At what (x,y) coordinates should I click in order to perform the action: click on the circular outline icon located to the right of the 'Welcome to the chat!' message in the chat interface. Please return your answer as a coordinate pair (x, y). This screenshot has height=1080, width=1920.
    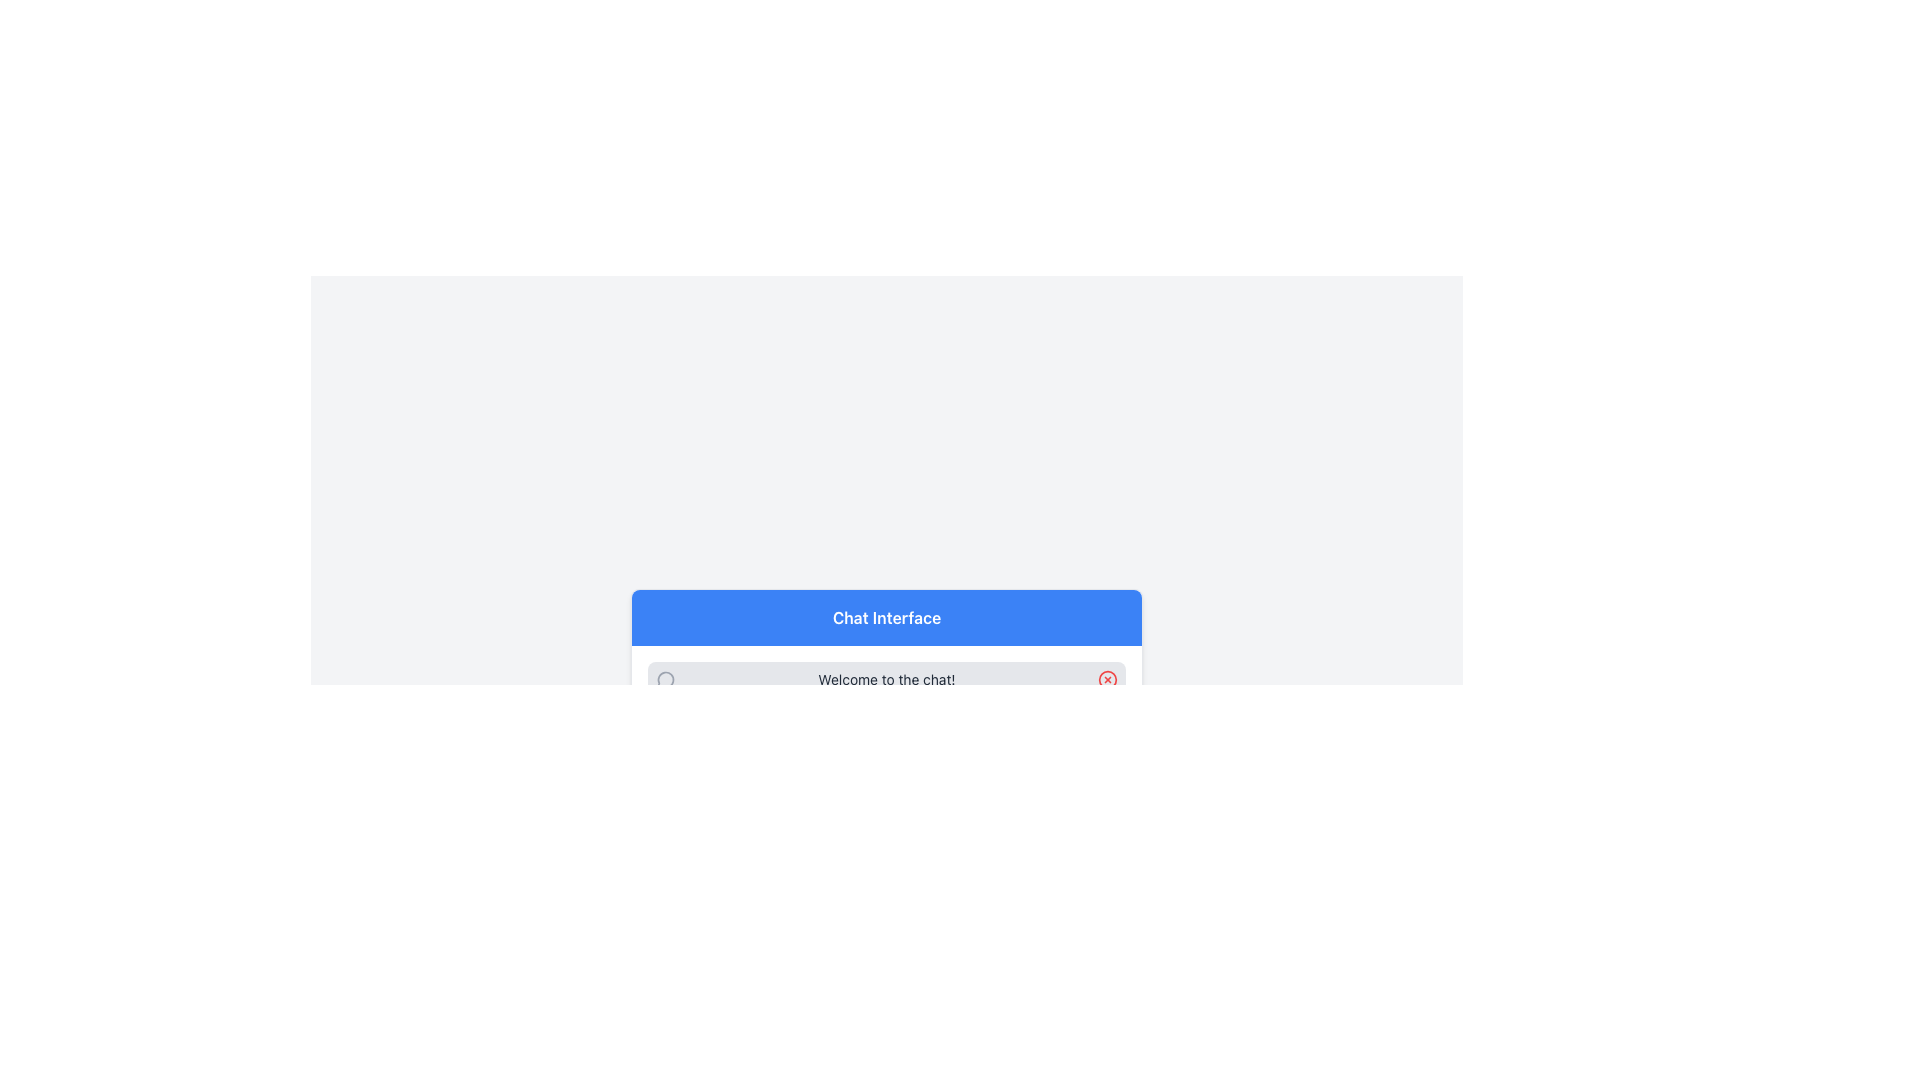
    Looking at the image, I should click on (1107, 678).